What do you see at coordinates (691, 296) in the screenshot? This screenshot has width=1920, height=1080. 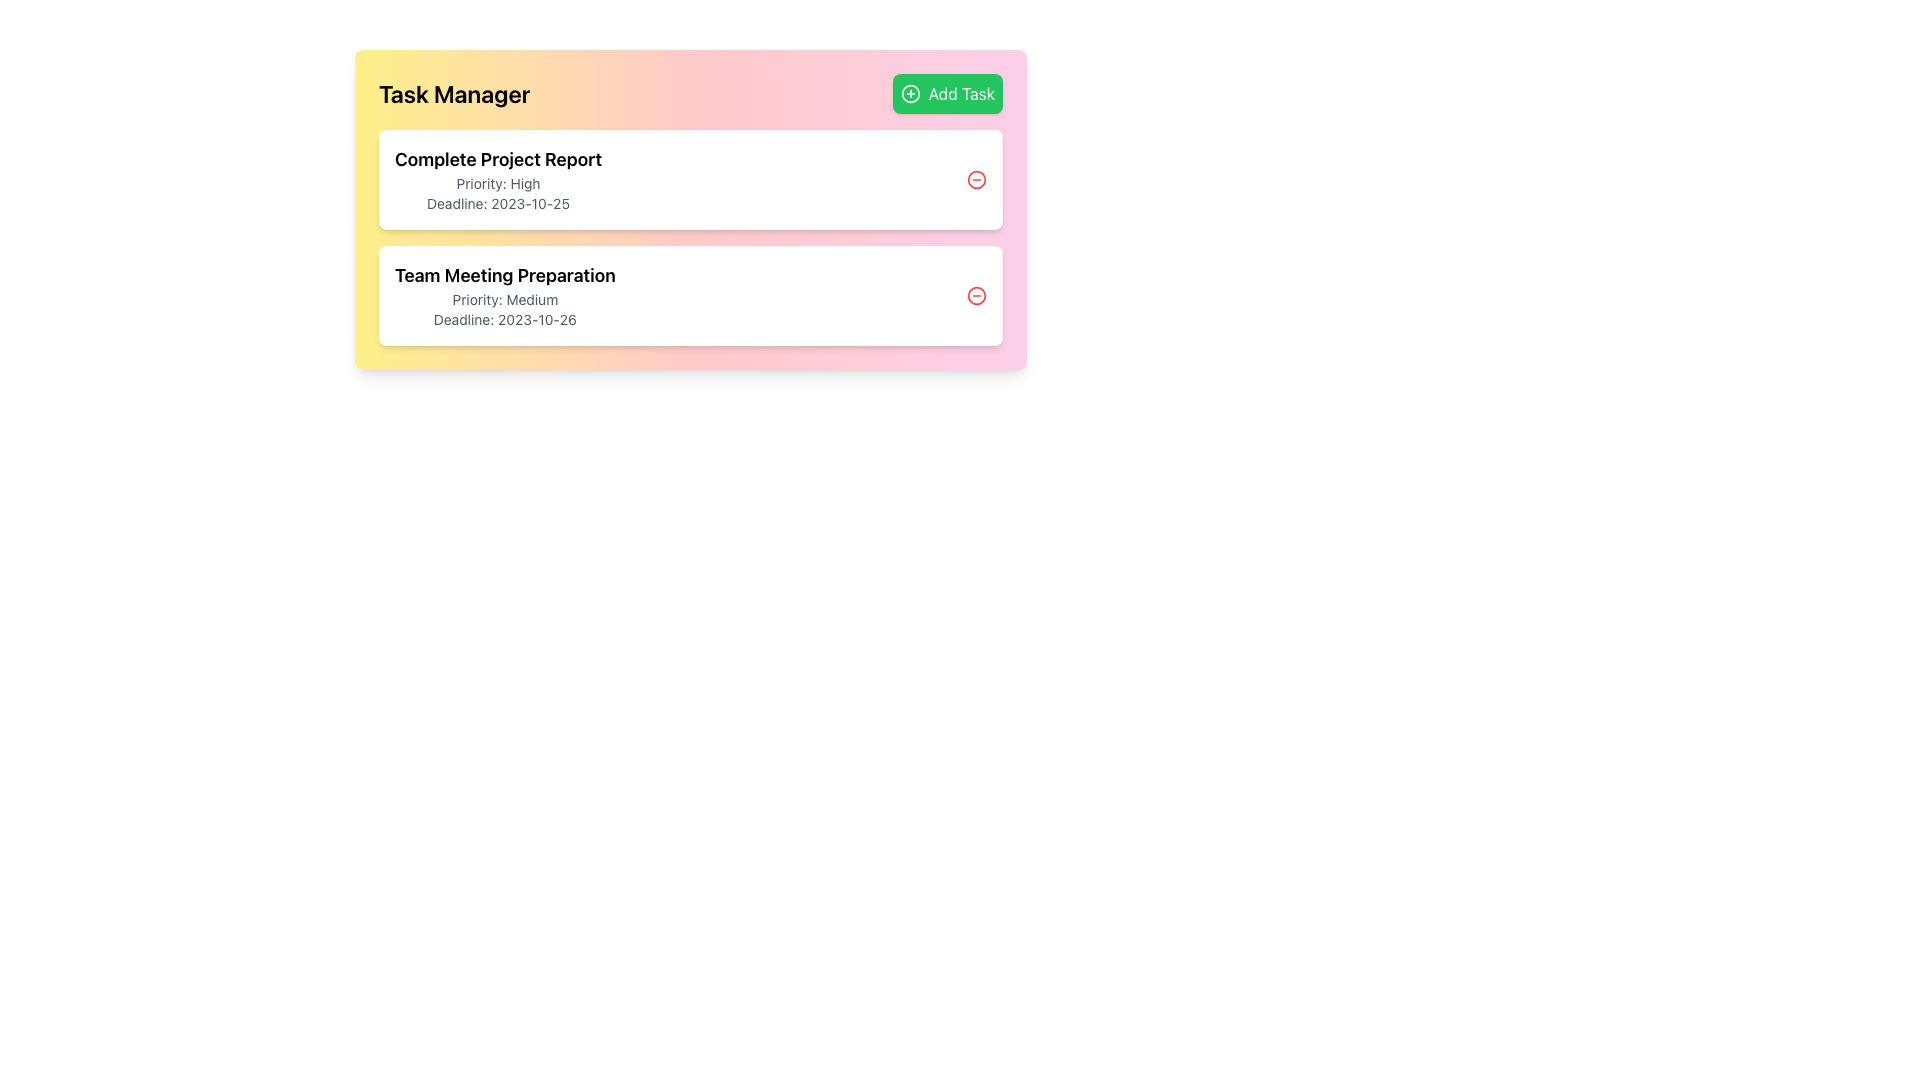 I see `the circular button associated with the second Task Card in the task manager application` at bounding box center [691, 296].